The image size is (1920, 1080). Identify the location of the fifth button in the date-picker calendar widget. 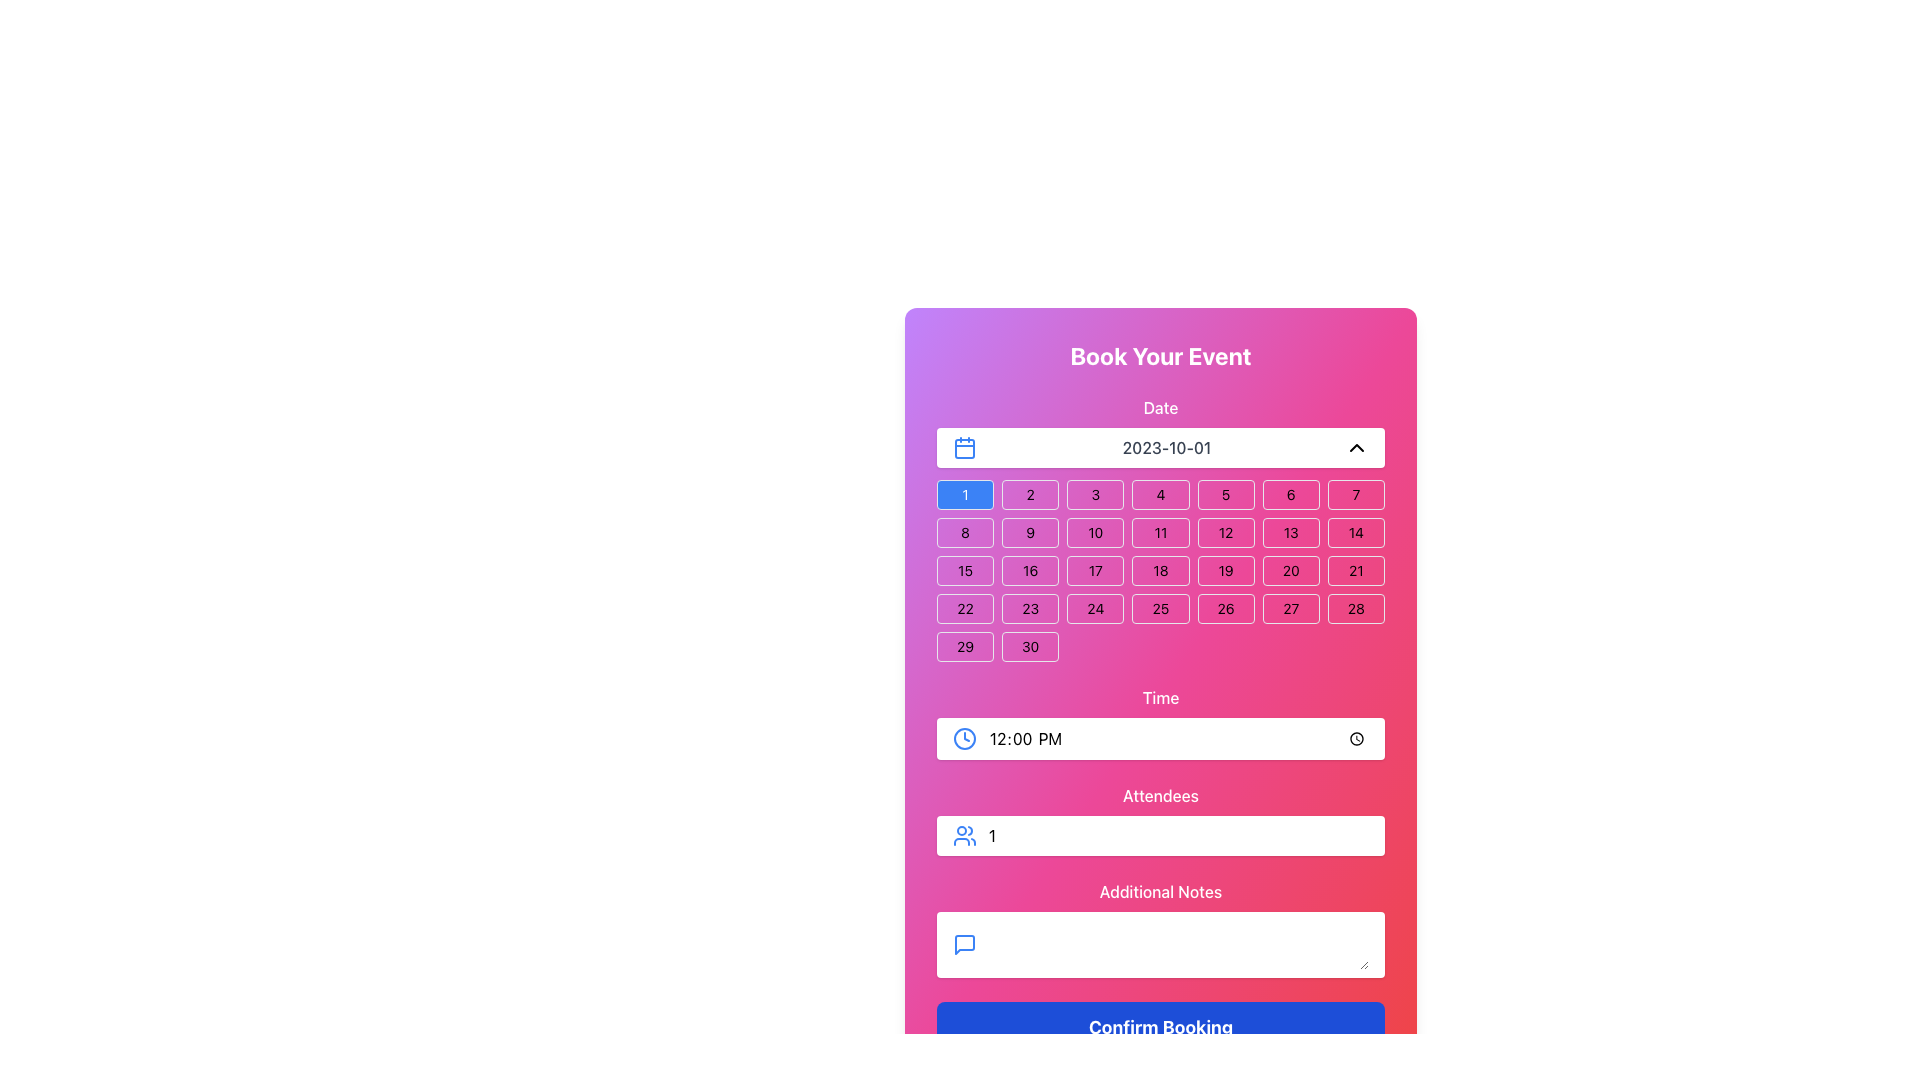
(1225, 494).